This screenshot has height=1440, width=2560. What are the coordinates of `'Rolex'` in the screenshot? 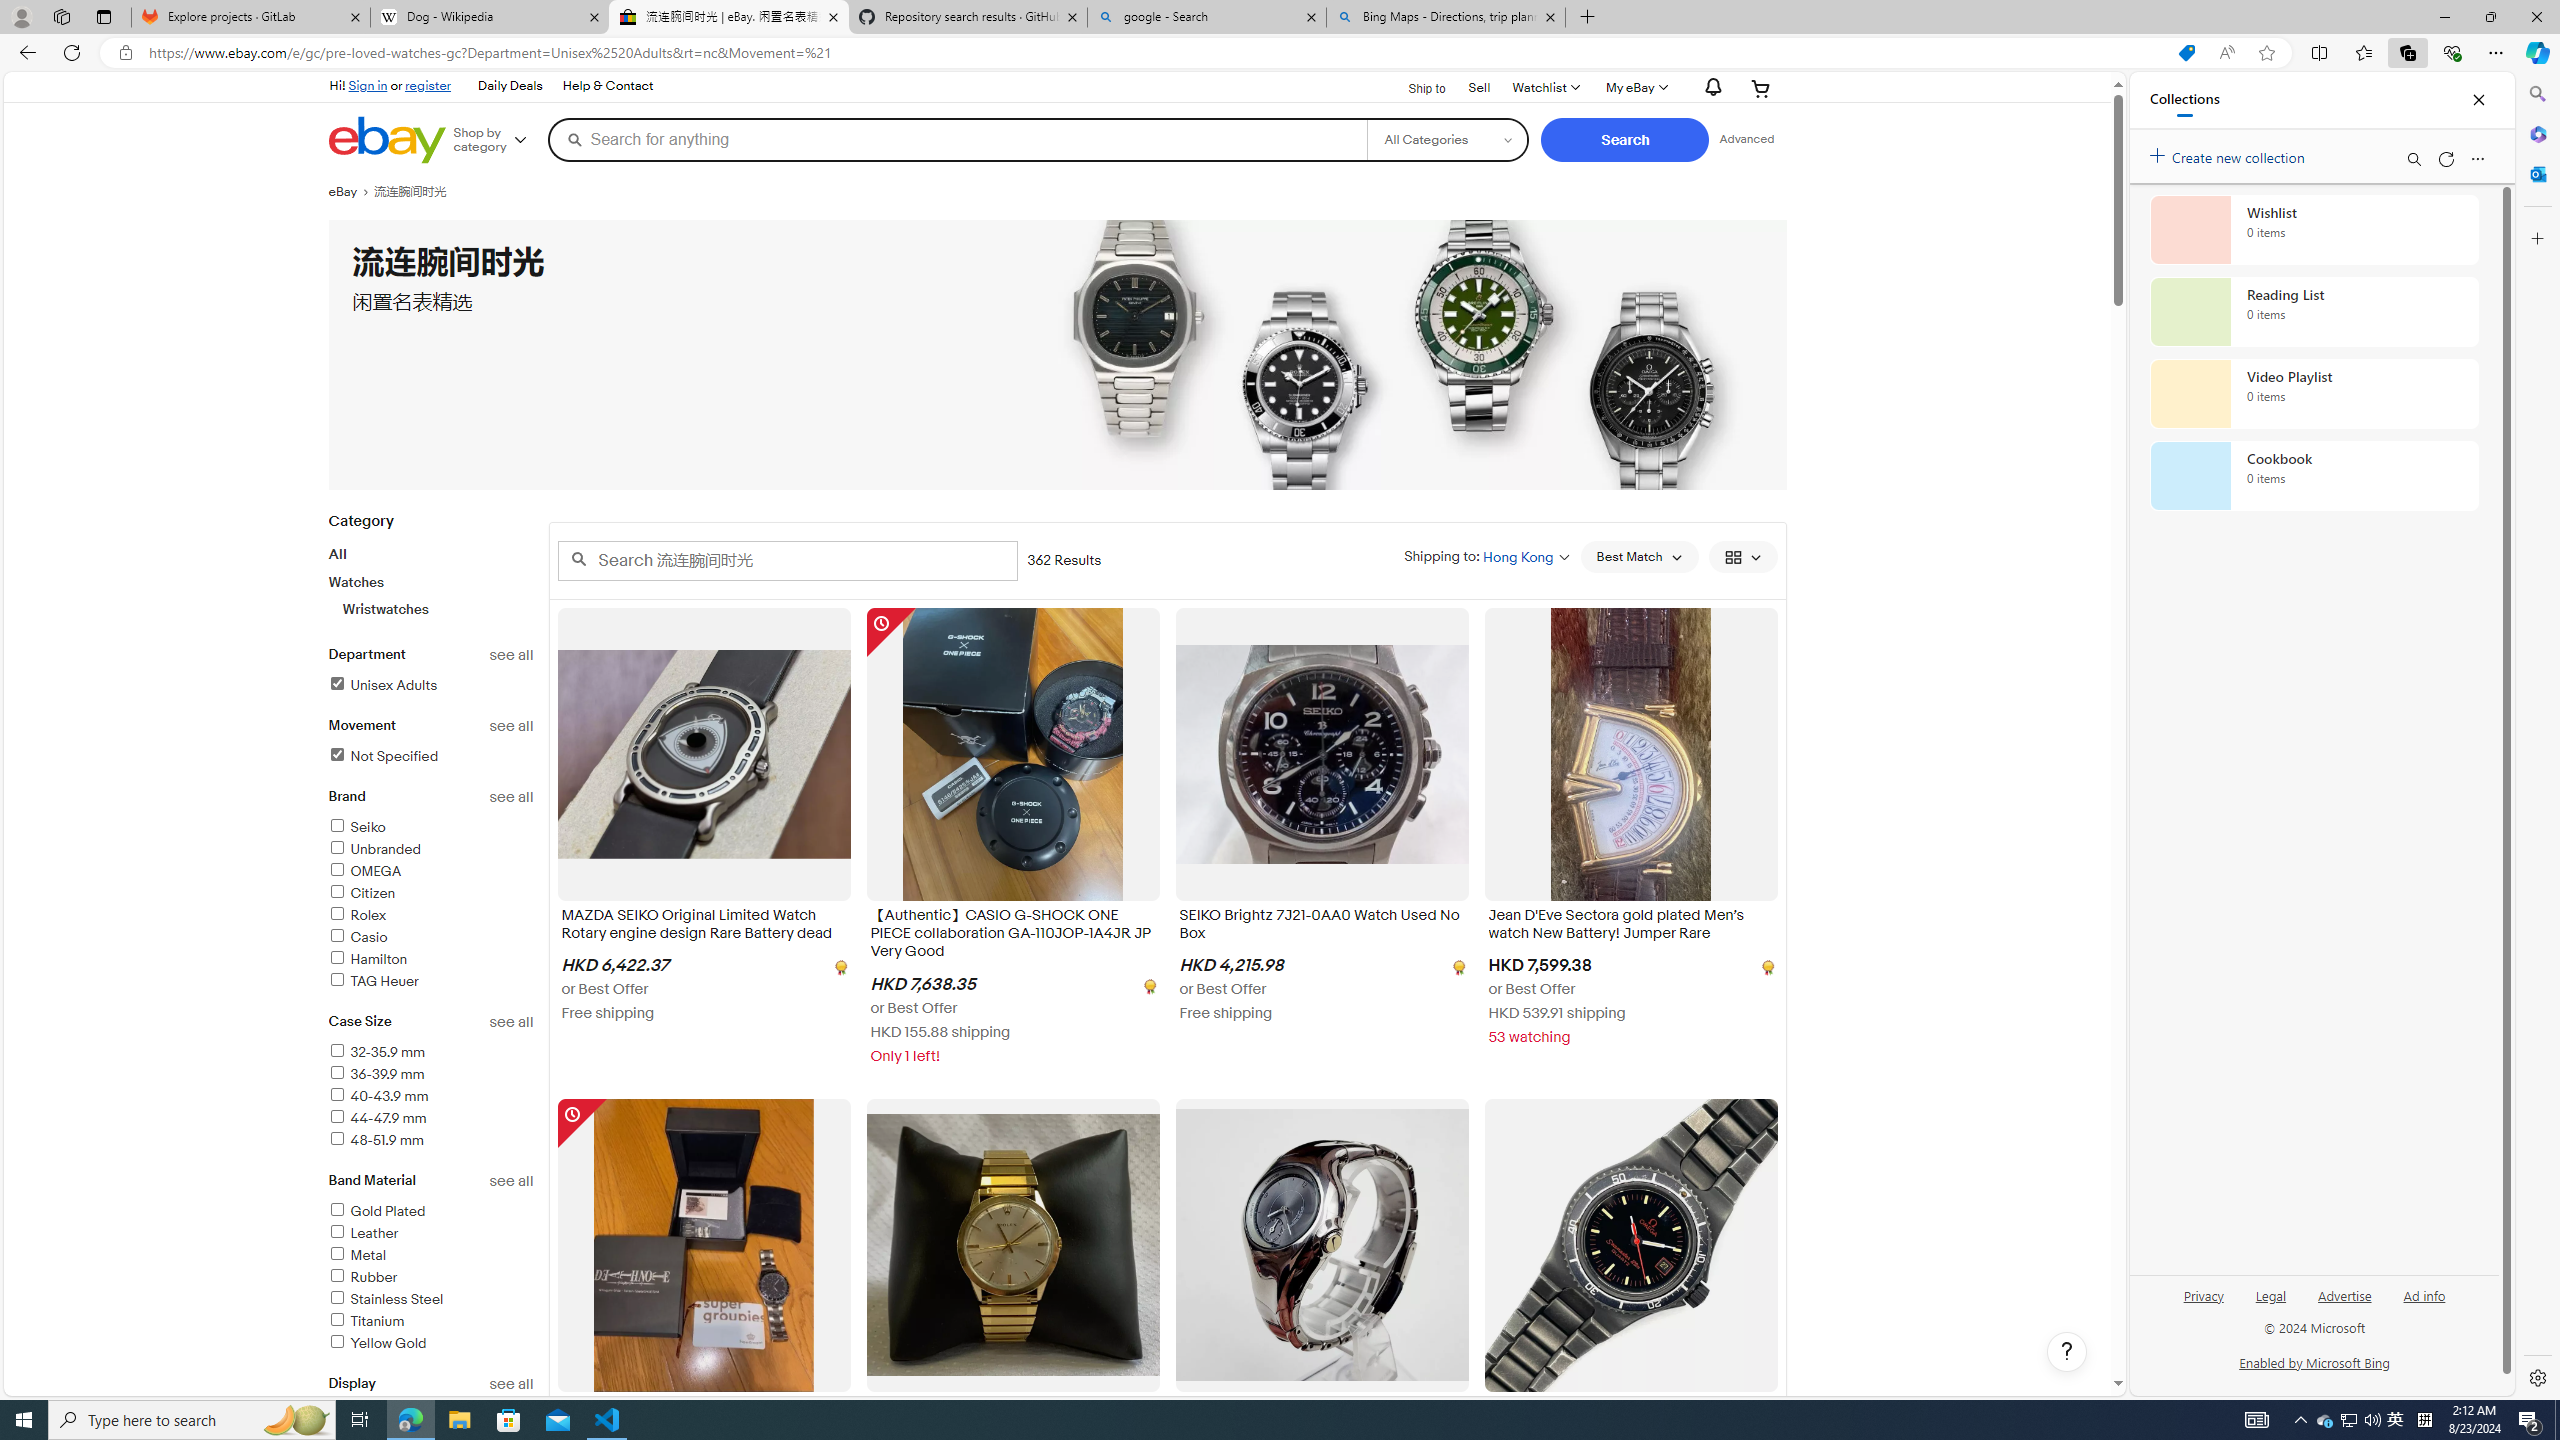 It's located at (356, 915).